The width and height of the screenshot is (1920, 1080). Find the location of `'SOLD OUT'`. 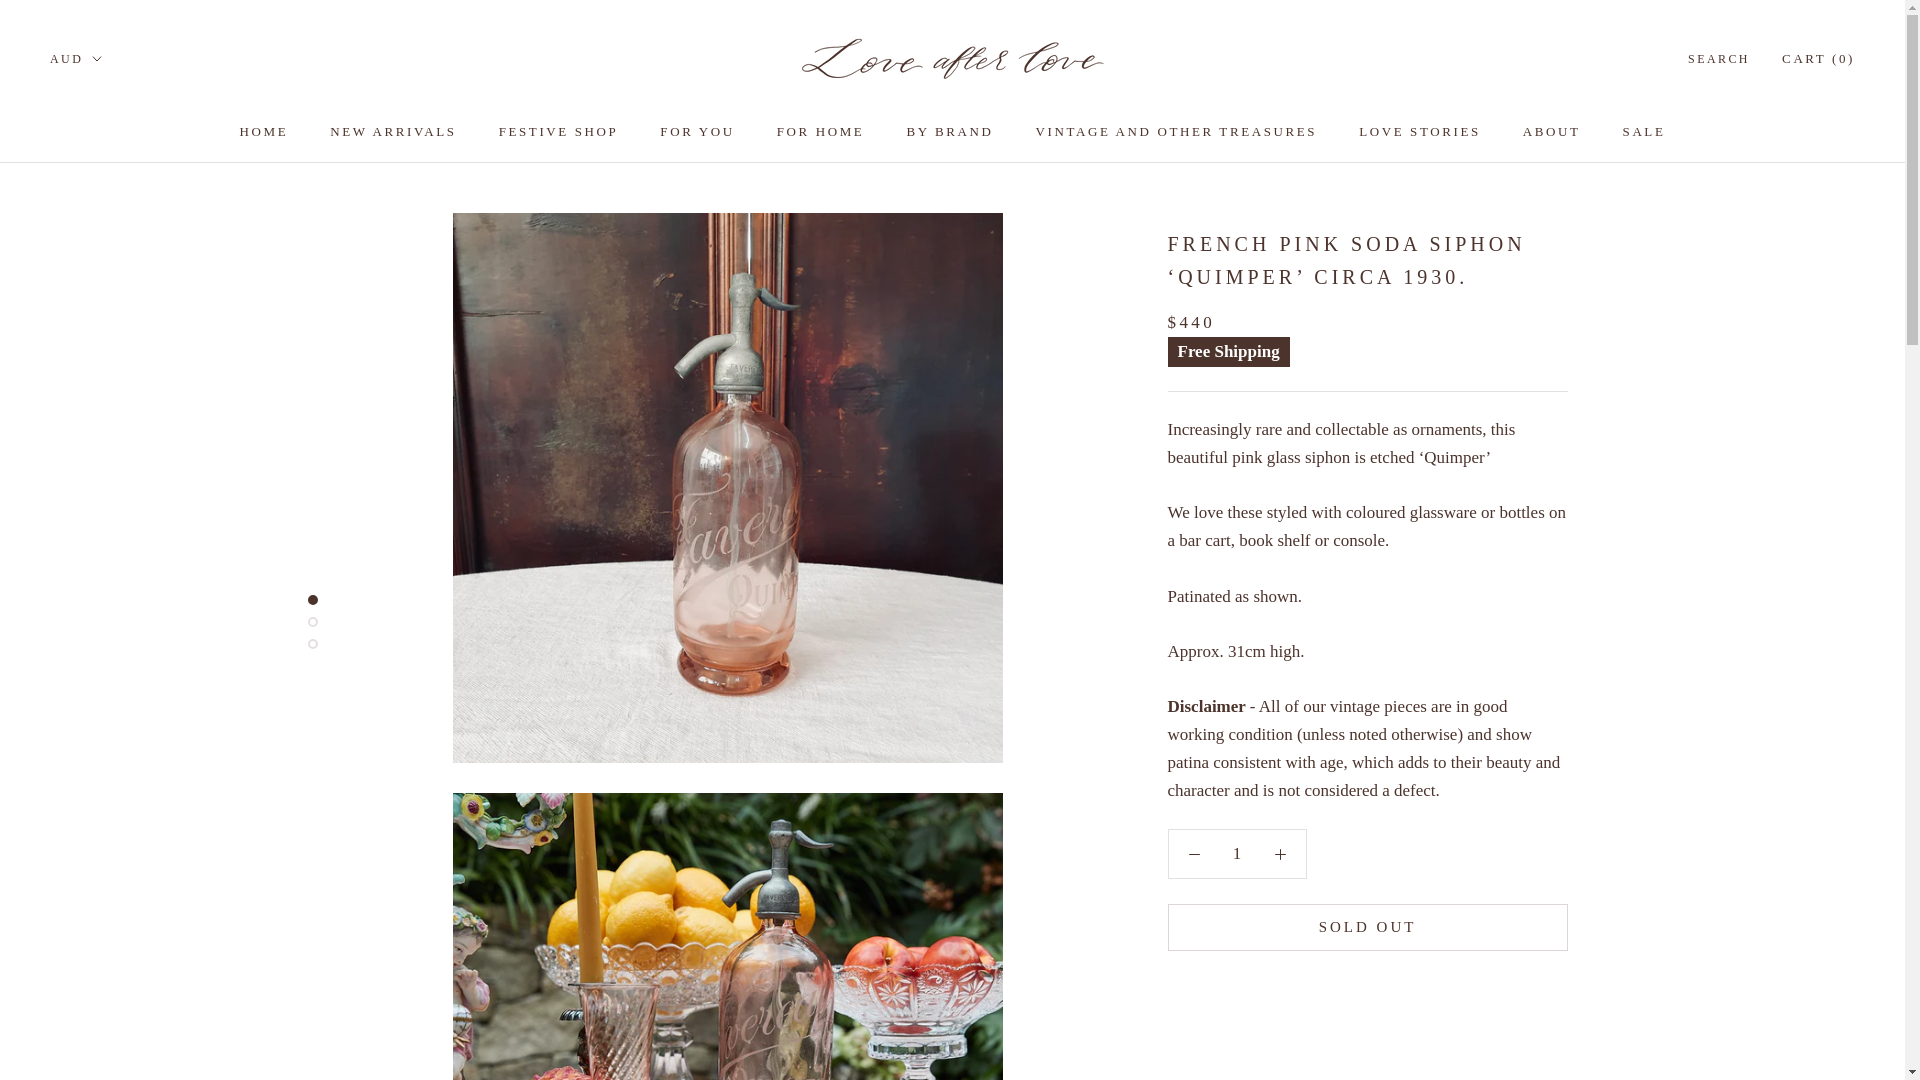

'SOLD OUT' is located at coordinates (1367, 927).